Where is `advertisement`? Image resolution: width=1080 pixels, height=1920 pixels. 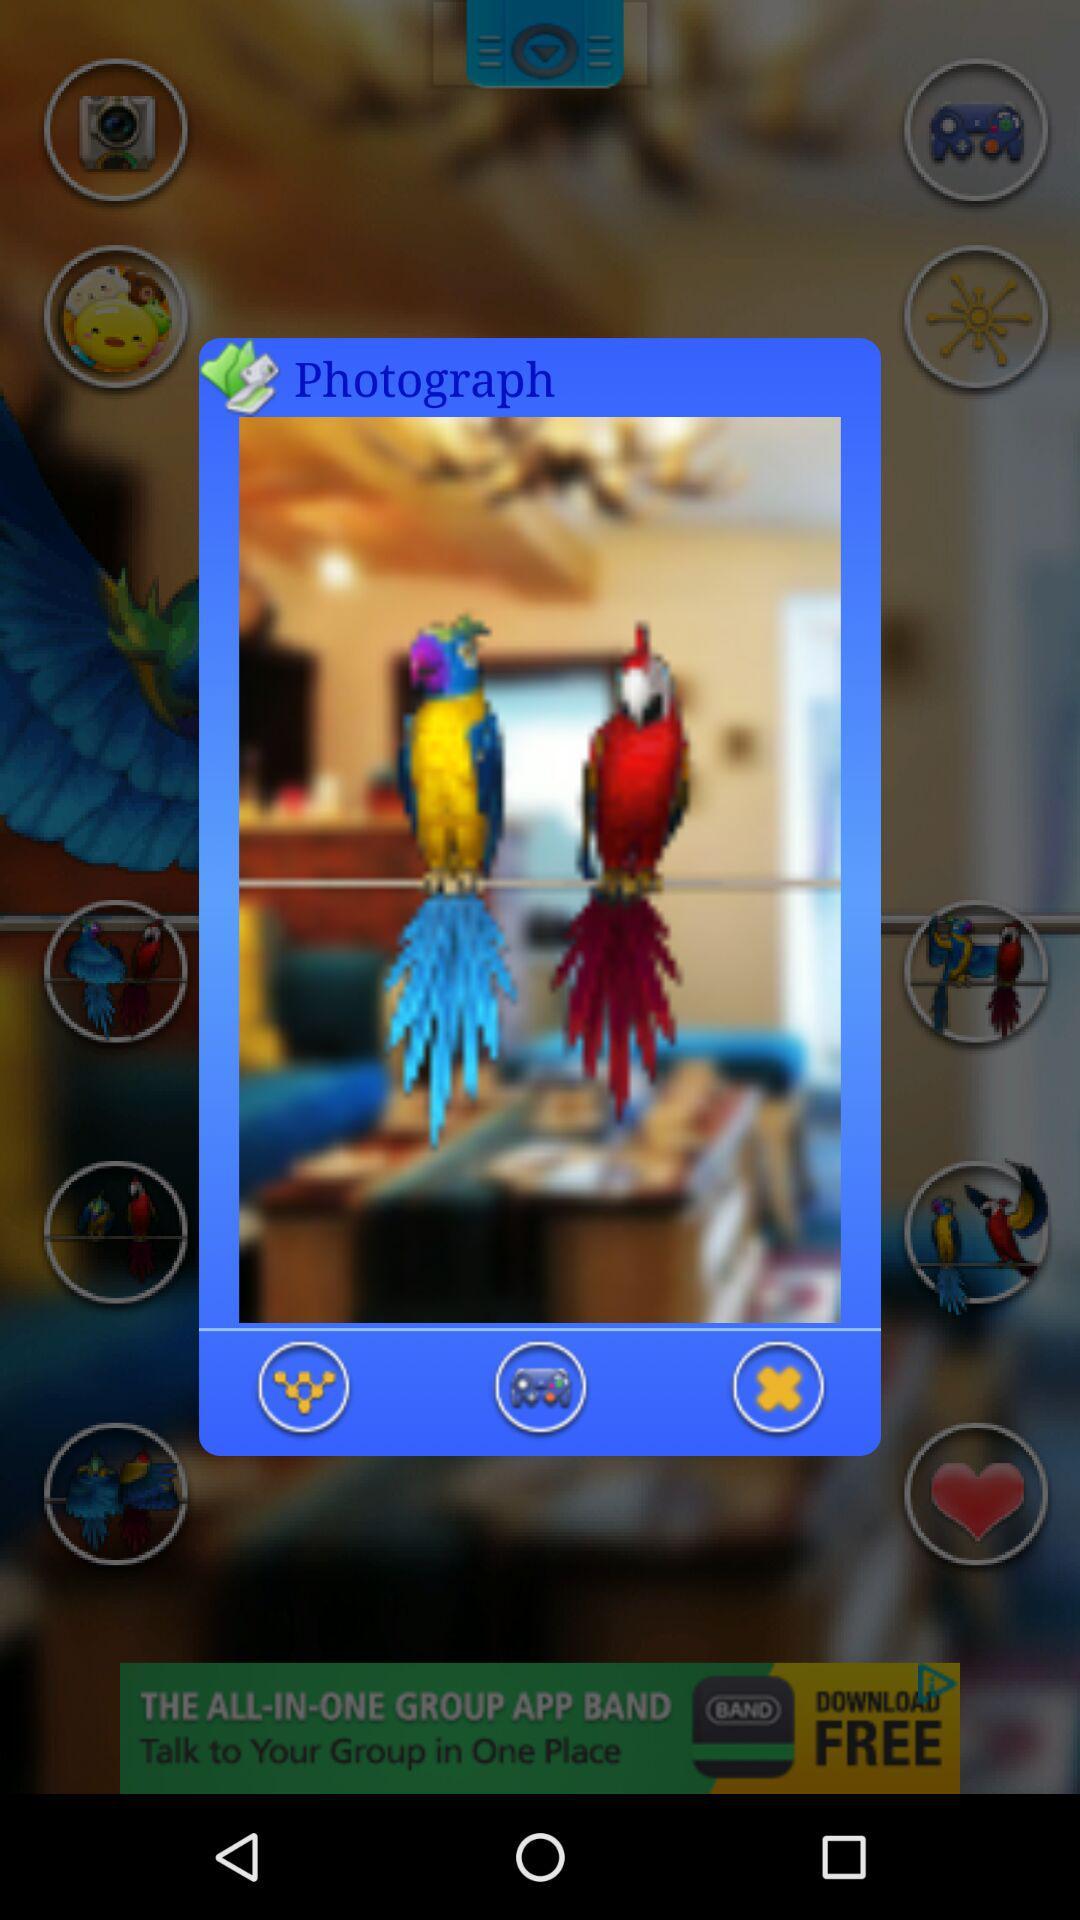 advertisement is located at coordinates (776, 1389).